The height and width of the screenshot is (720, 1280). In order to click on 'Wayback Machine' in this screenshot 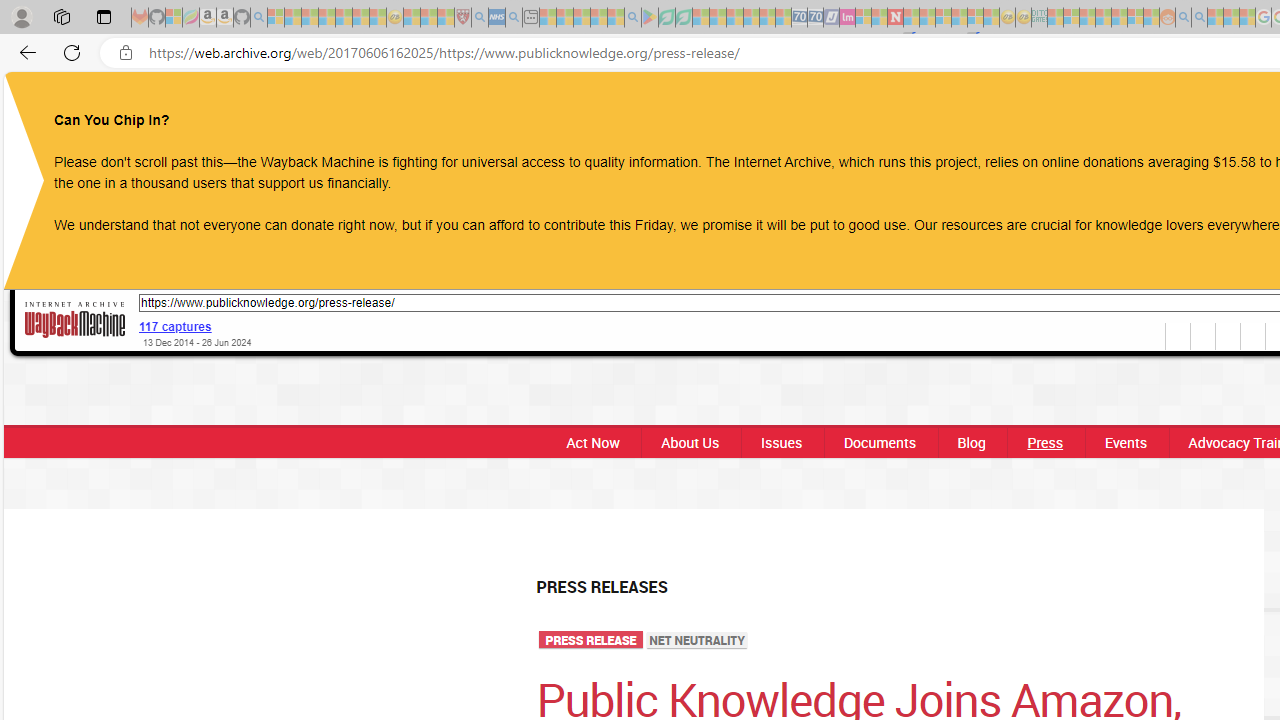, I will do `click(75, 318)`.